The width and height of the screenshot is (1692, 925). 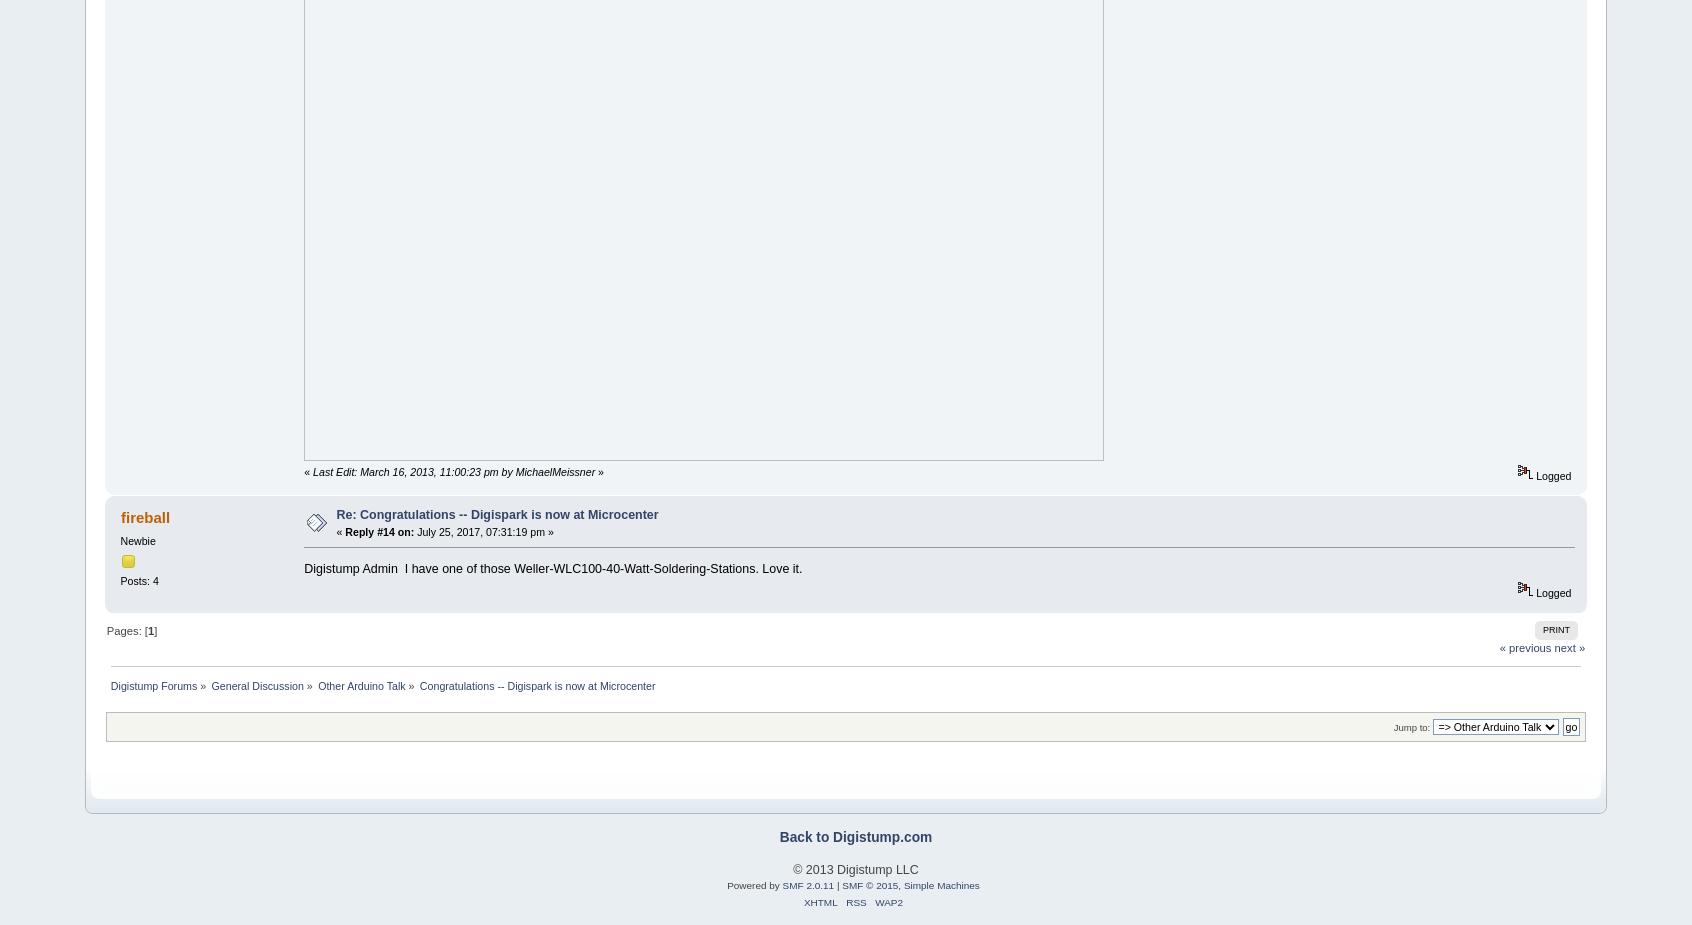 What do you see at coordinates (120, 517) in the screenshot?
I see `'fireball'` at bounding box center [120, 517].